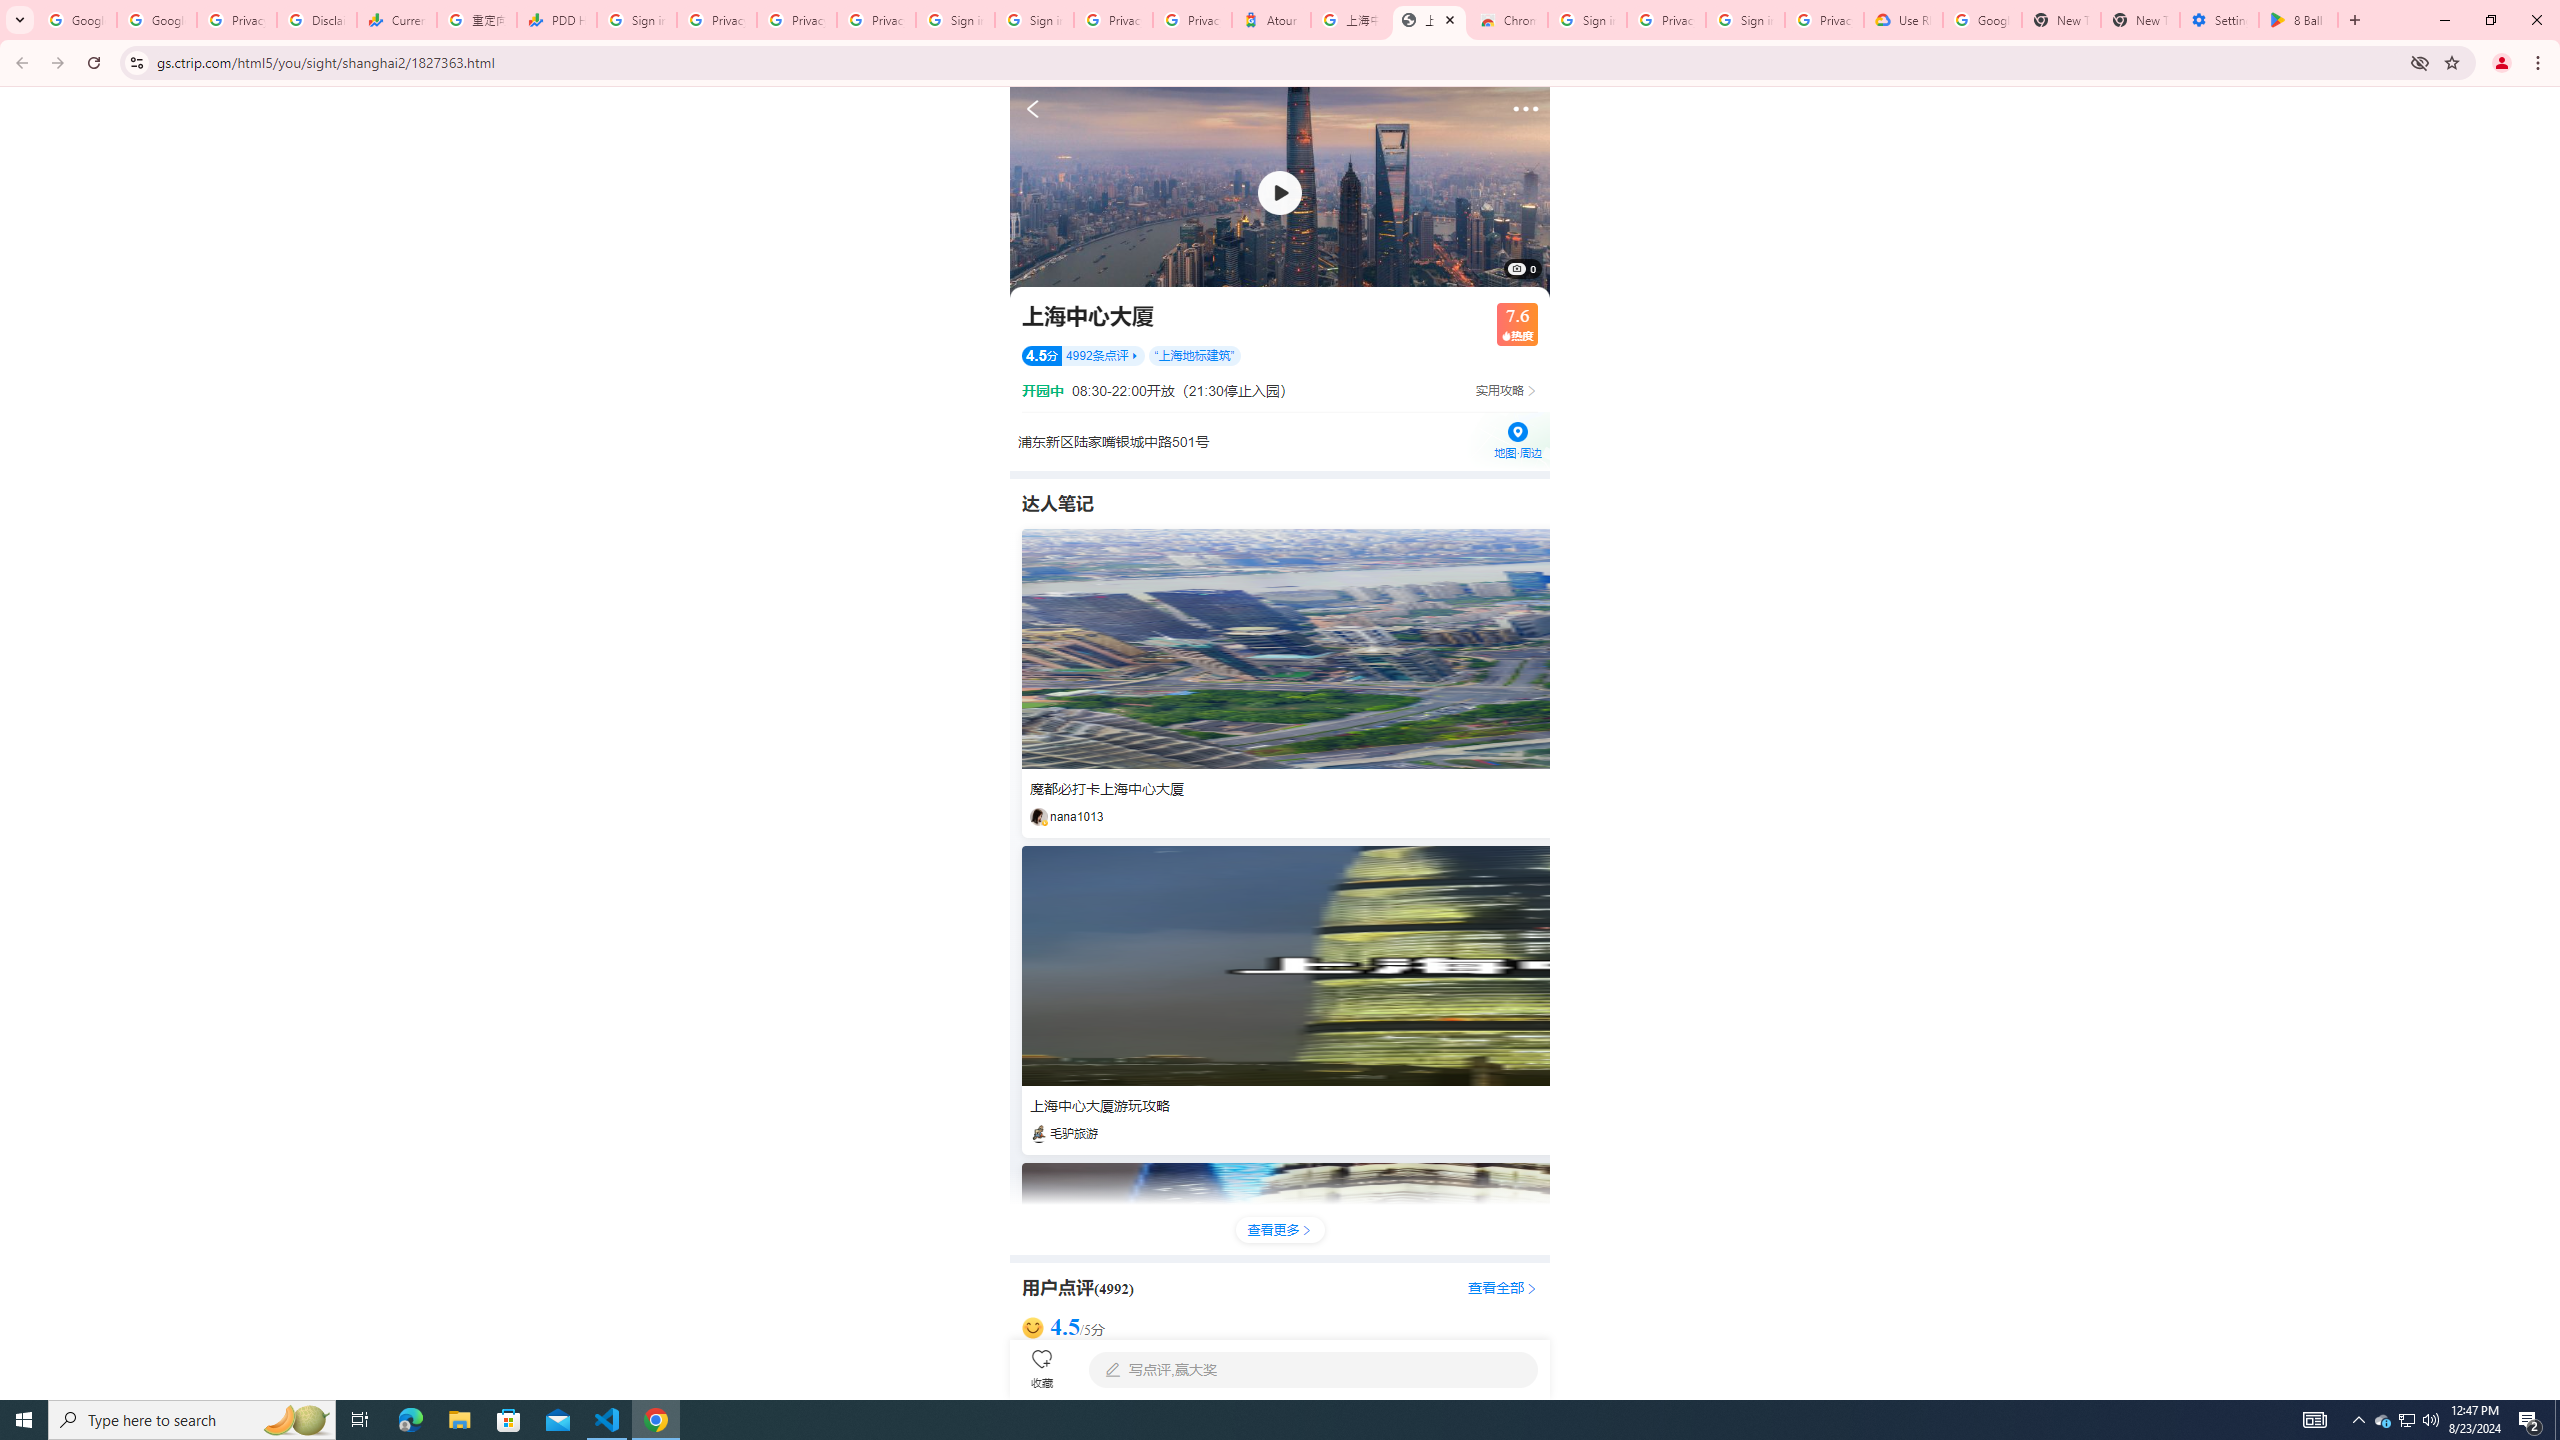 The height and width of the screenshot is (1440, 2560). I want to click on 'Chrome Web Store - Color themes by Chrome', so click(1507, 19).